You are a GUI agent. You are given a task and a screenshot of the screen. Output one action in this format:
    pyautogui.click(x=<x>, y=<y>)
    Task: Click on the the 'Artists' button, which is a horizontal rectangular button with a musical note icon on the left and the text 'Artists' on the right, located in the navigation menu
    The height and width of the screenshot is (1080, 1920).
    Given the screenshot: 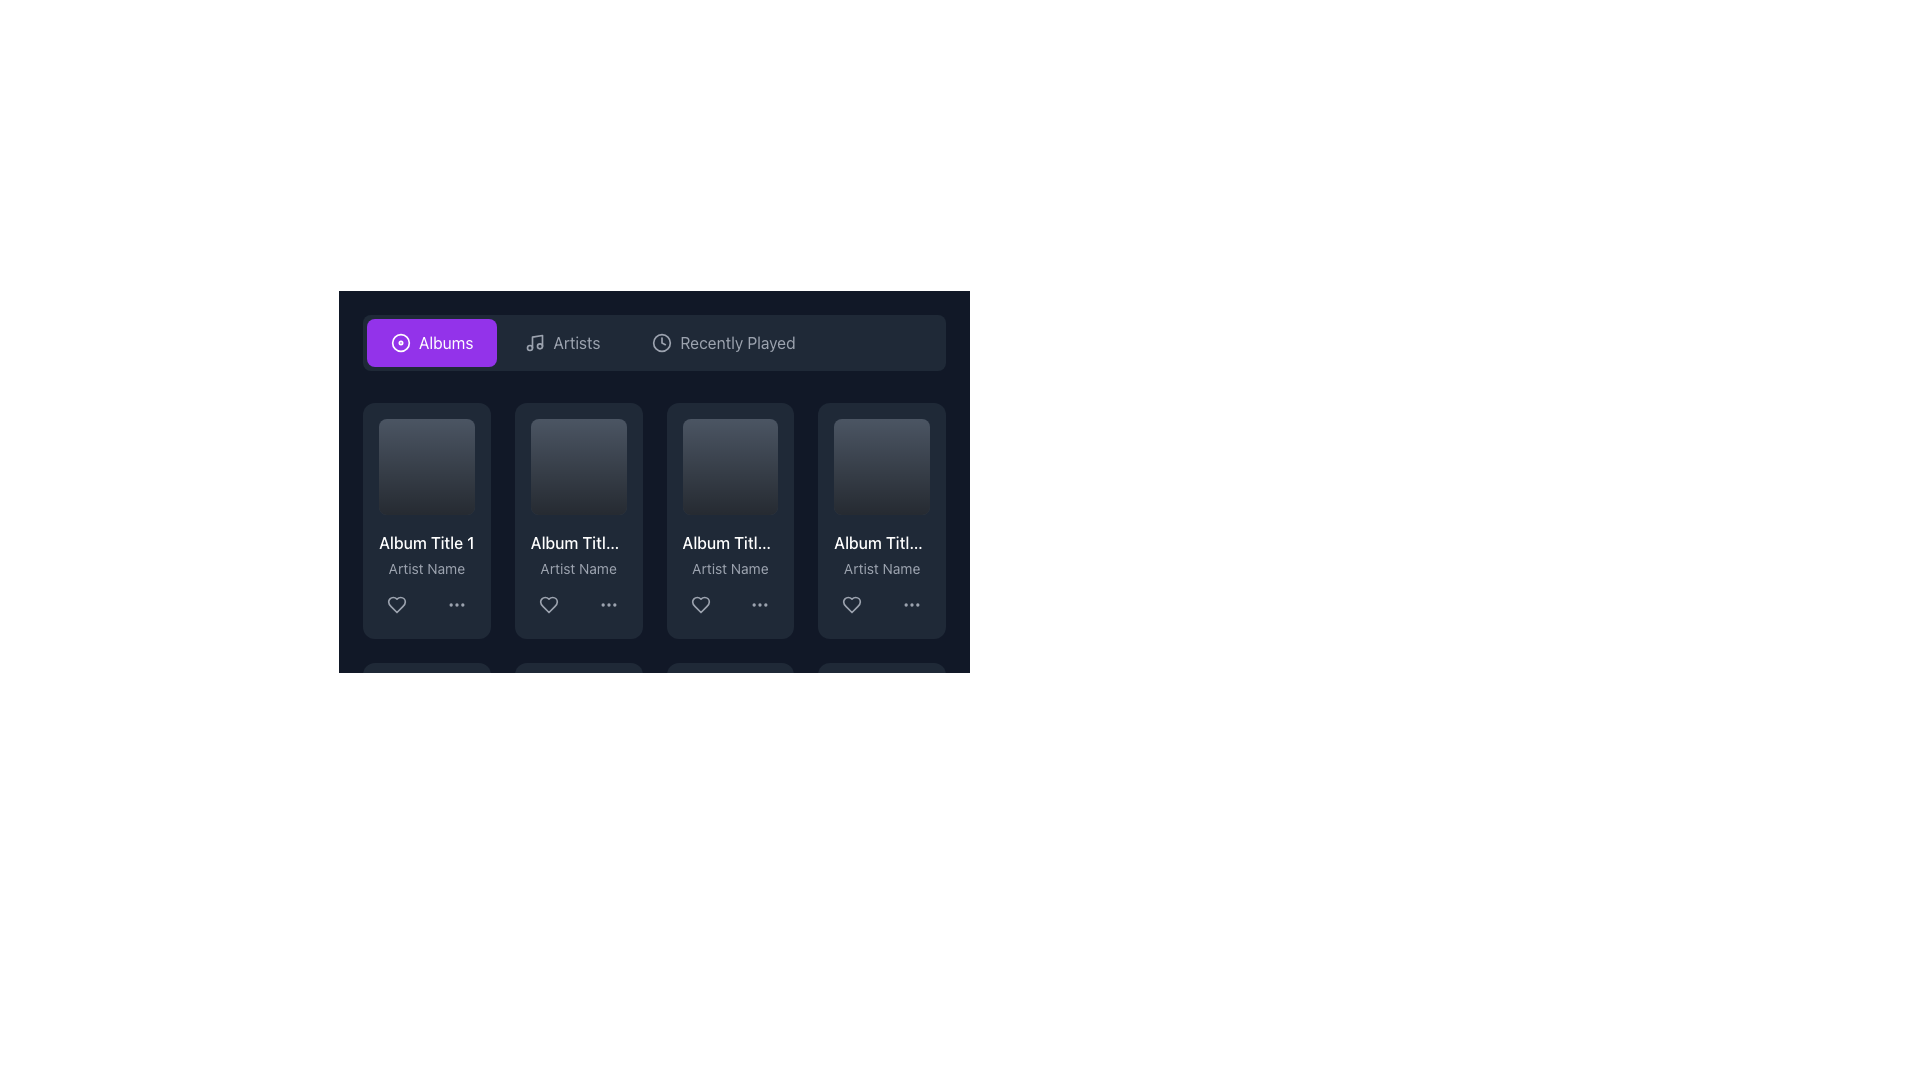 What is the action you would take?
    pyautogui.click(x=561, y=342)
    